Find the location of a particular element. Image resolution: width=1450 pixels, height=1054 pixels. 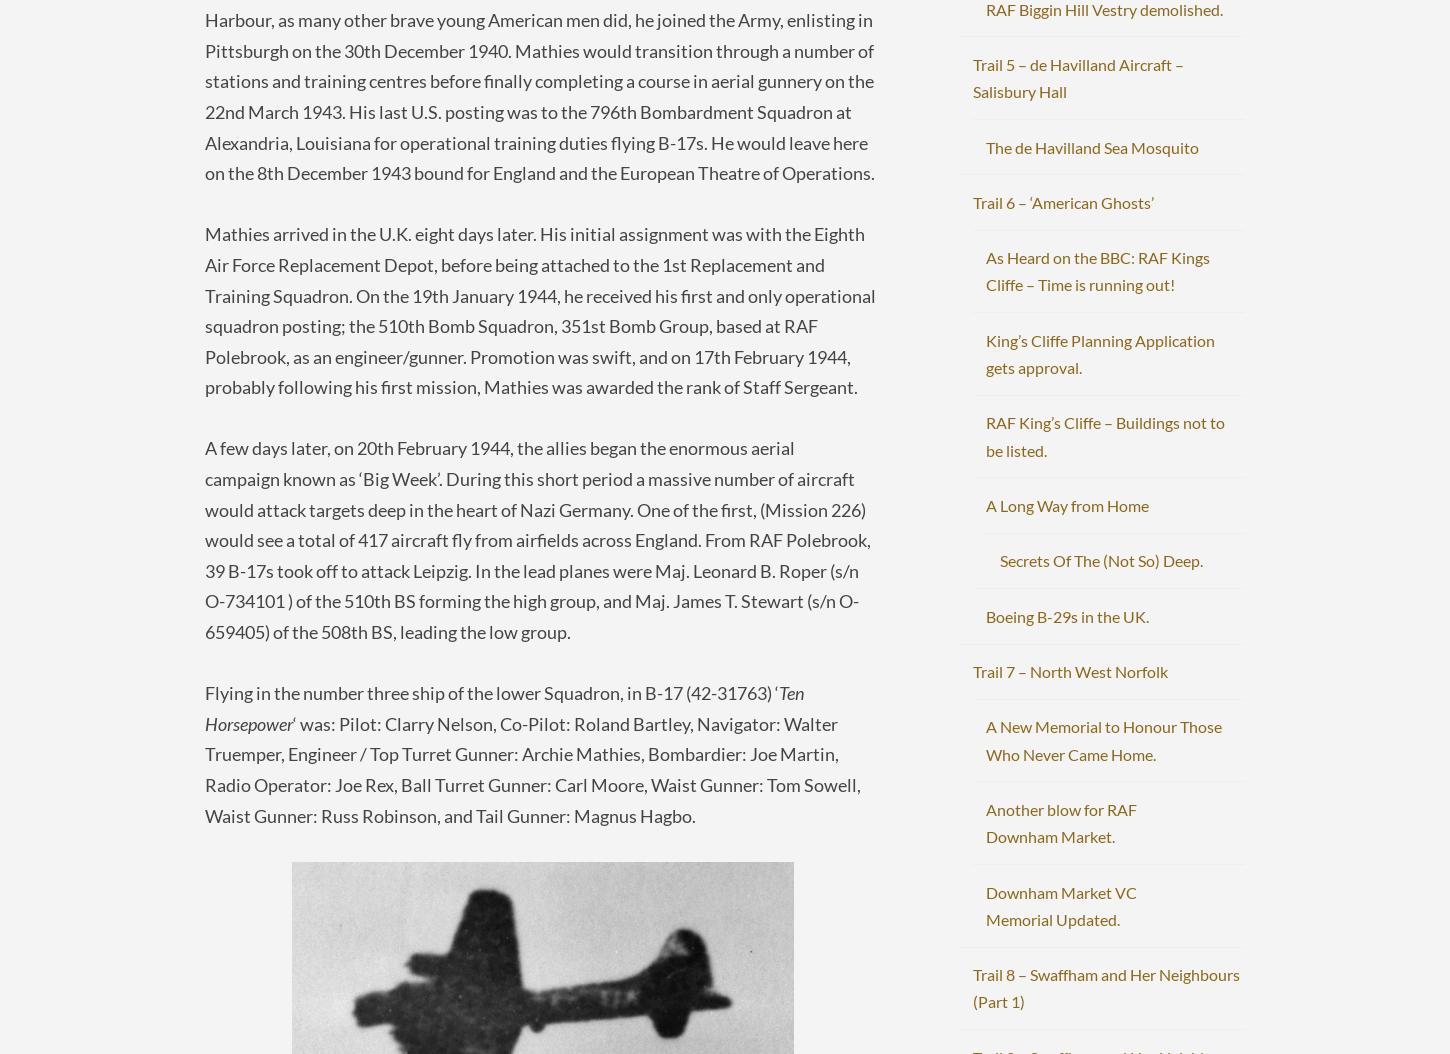

'A few days later, on 20th February 1944, the allies began the enormous aerial campaign known as ‘Big Week’. During this short period a massive number of aircraft would attack targets deep in the heart of Nazi Germany. One of the first, (Mission 226) would see a total of 417 aircraft fly from airfields across England. From RAF Polebrook, 39 B-17s took off to attack Leipzig. In the lead planes were Maj. Leonard B. Roper (s/n O-734101 ) of the 510th BS forming the high group, and Maj. James T. Stewart (s/n O-659405) of the 508th BS, leading the low group.' is located at coordinates (204, 539).